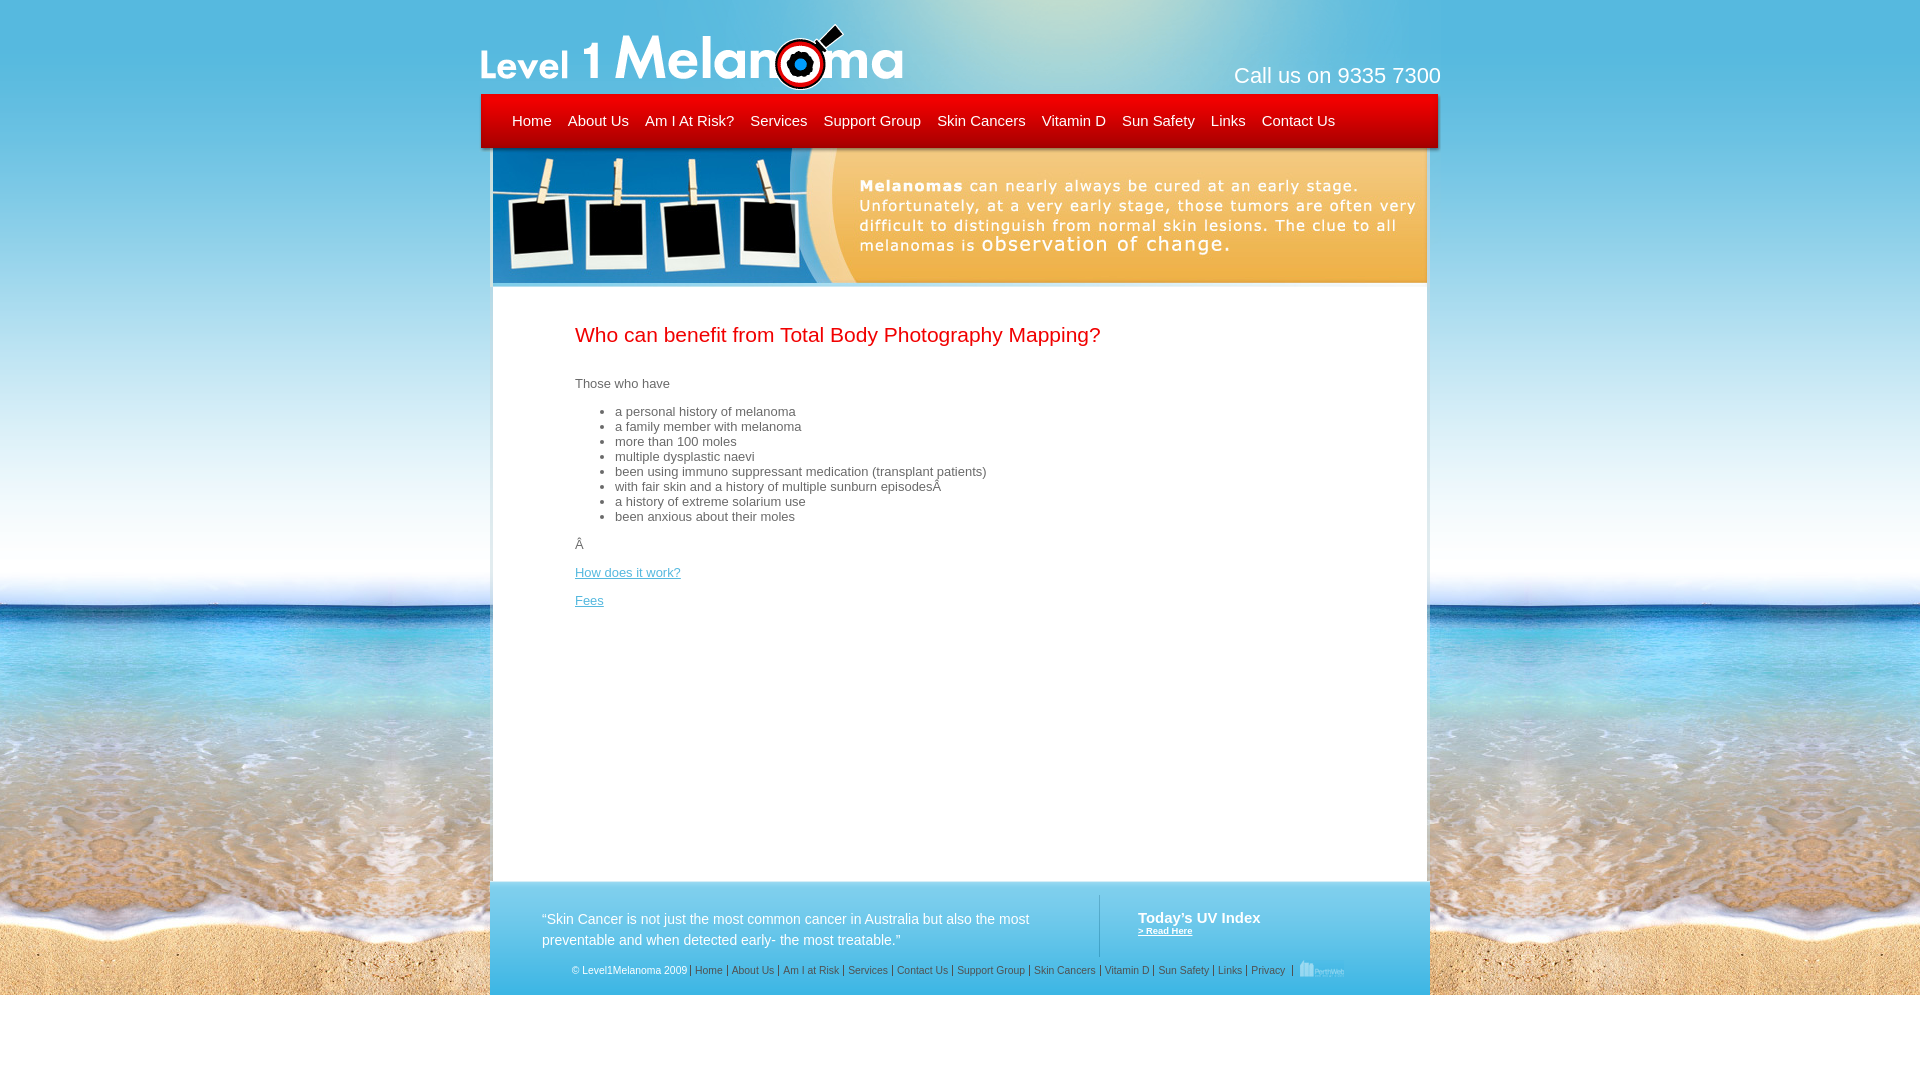  Describe the element at coordinates (872, 120) in the screenshot. I see `'Support Group'` at that location.